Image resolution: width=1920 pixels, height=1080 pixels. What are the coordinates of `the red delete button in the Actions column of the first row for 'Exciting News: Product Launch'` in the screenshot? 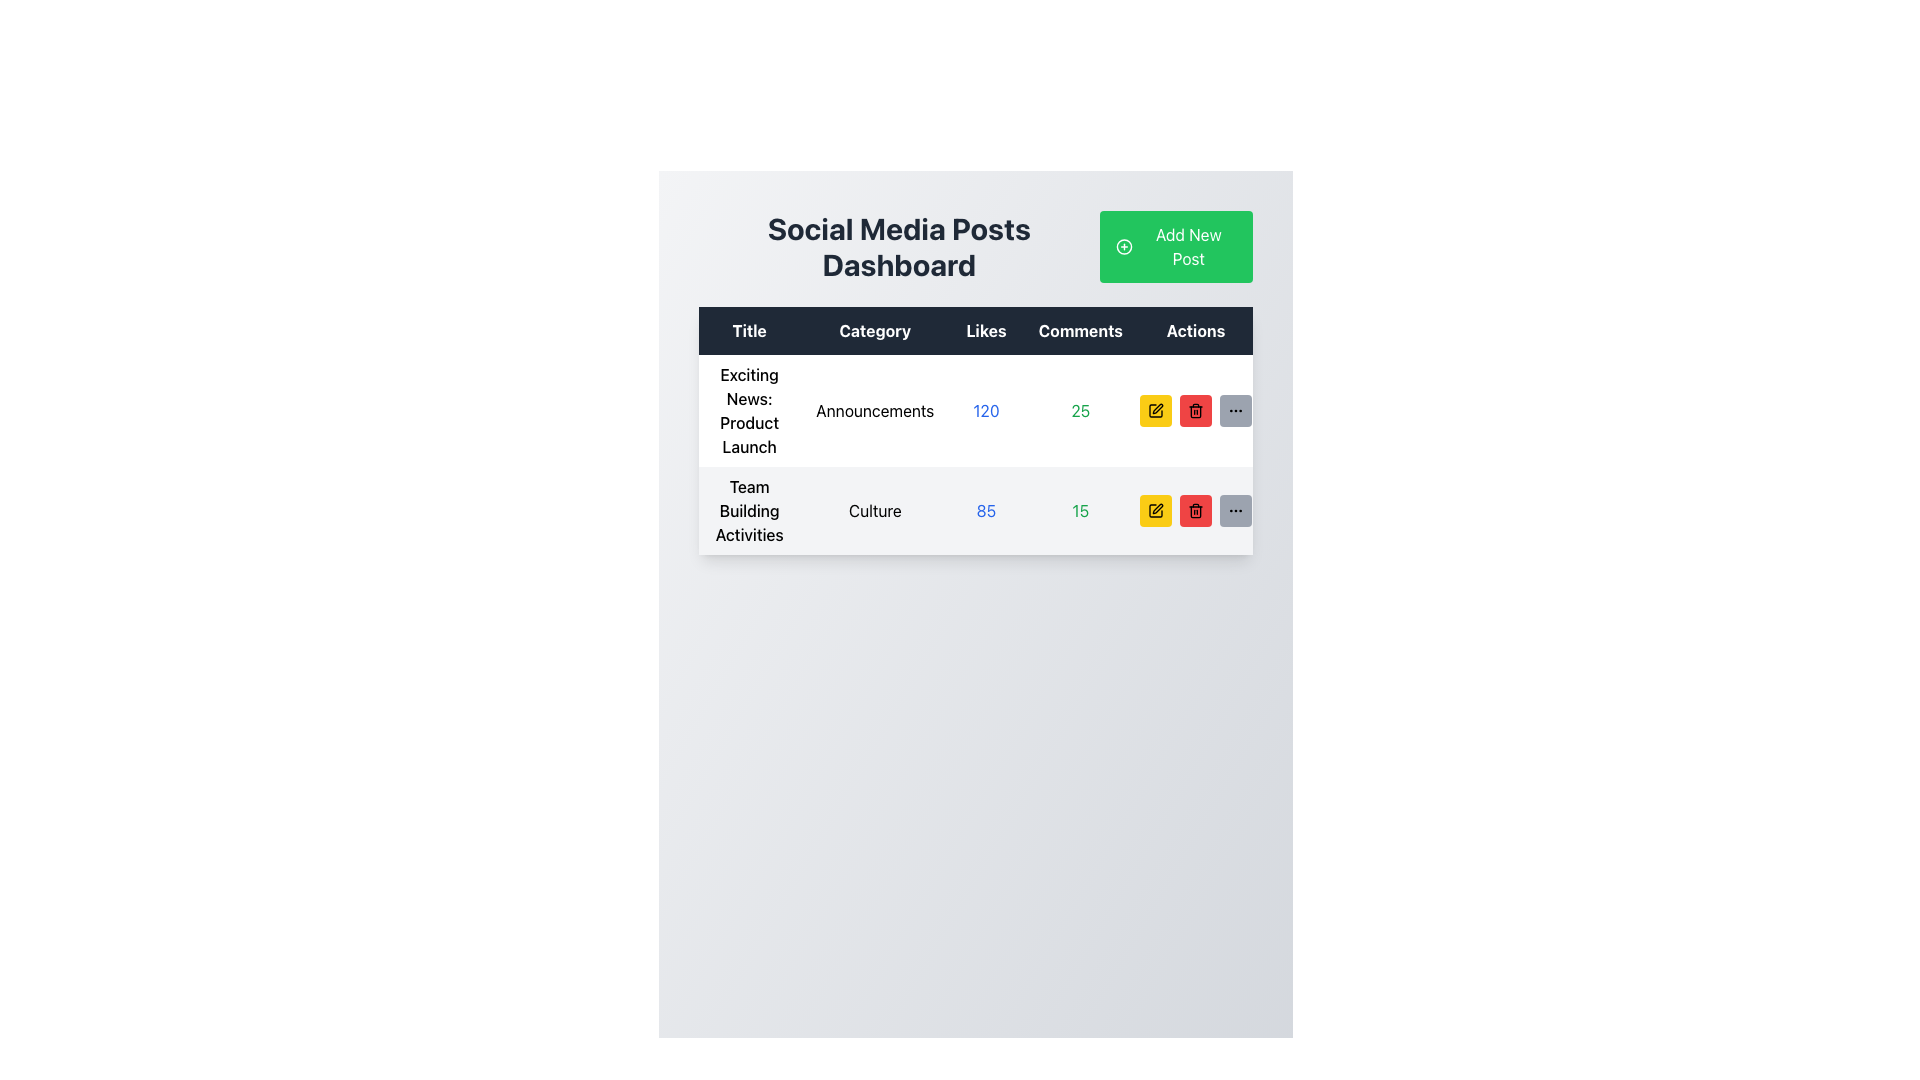 It's located at (1195, 410).